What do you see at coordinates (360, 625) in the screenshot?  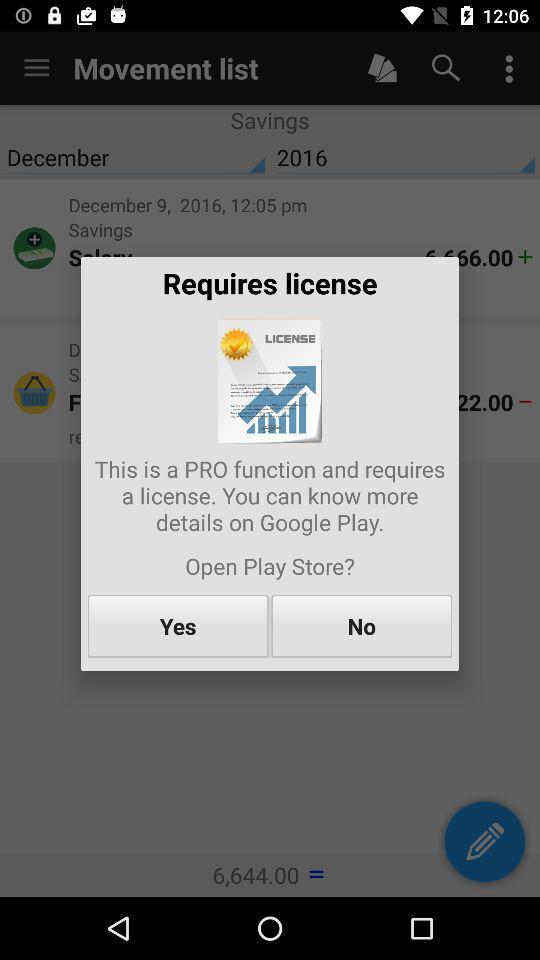 I see `the item to the right of the yes item` at bounding box center [360, 625].